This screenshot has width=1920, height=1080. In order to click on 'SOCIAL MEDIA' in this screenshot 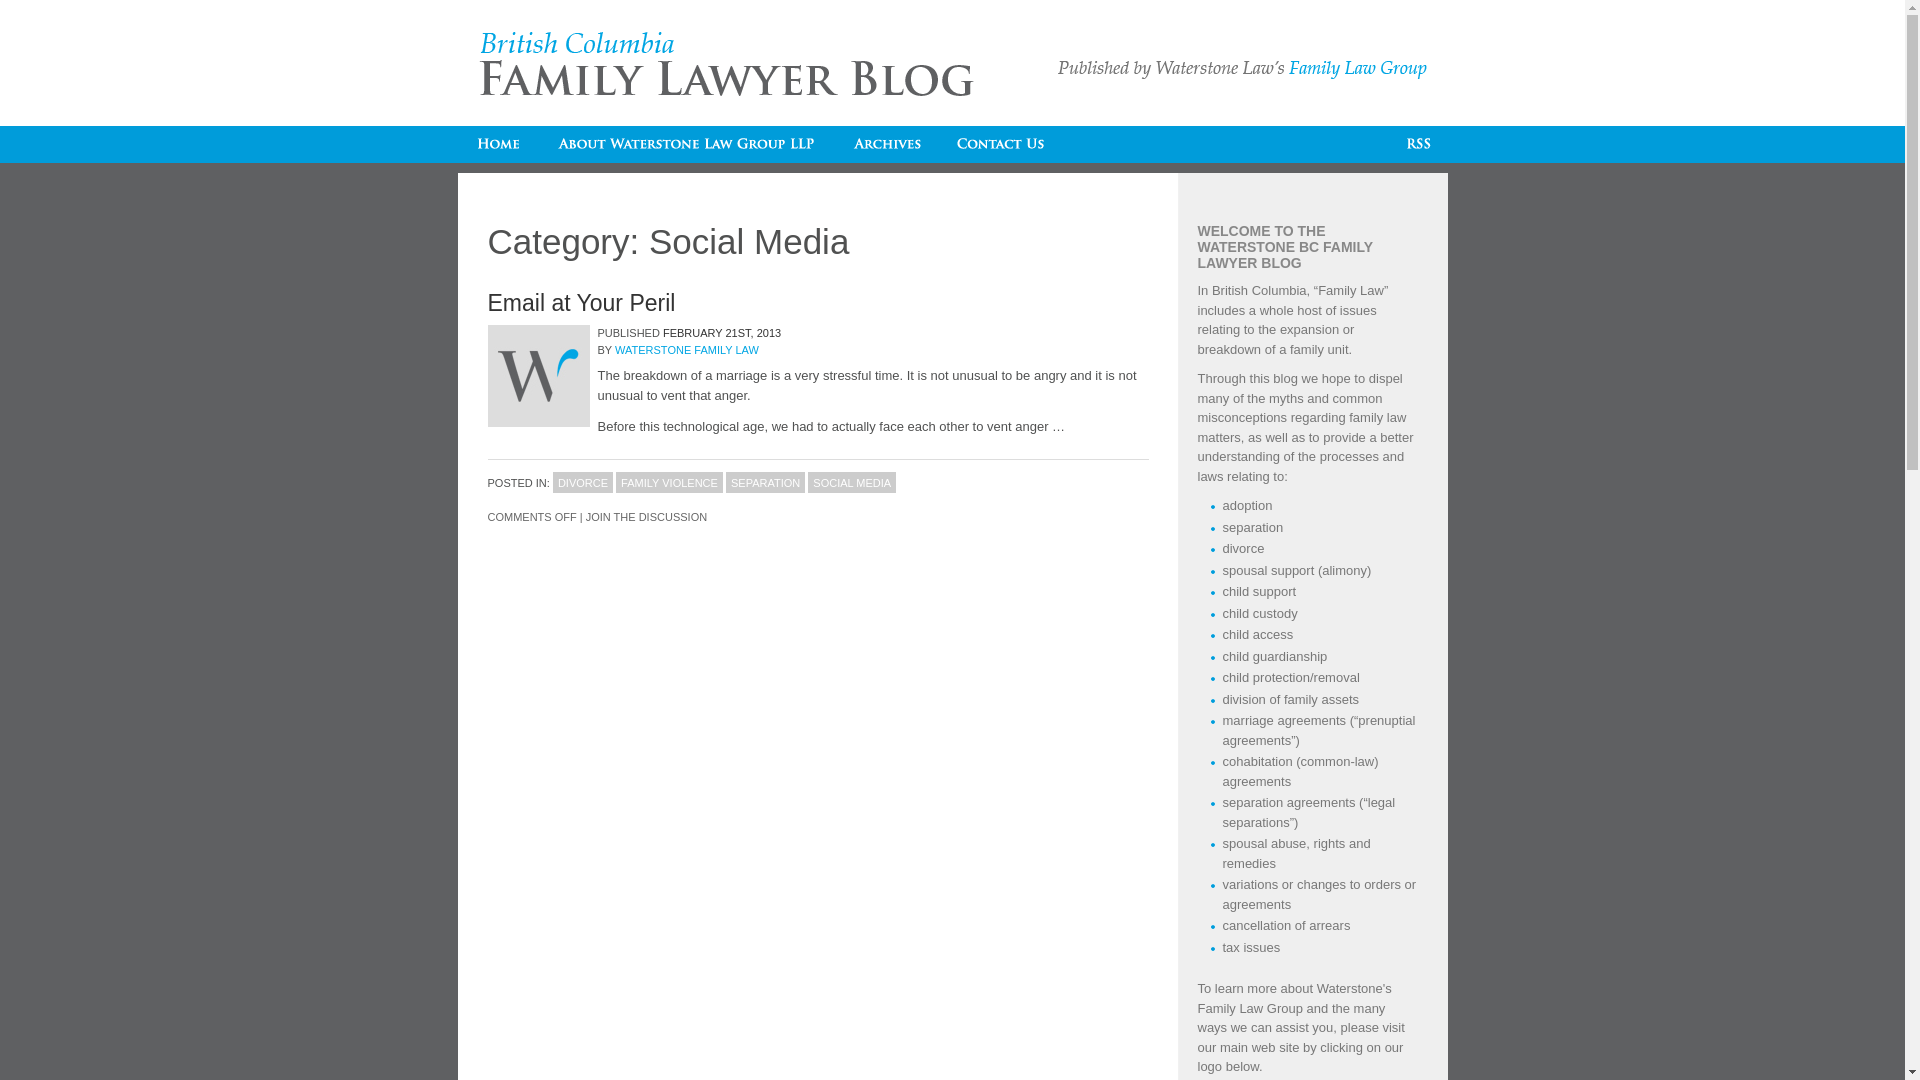, I will do `click(851, 482)`.